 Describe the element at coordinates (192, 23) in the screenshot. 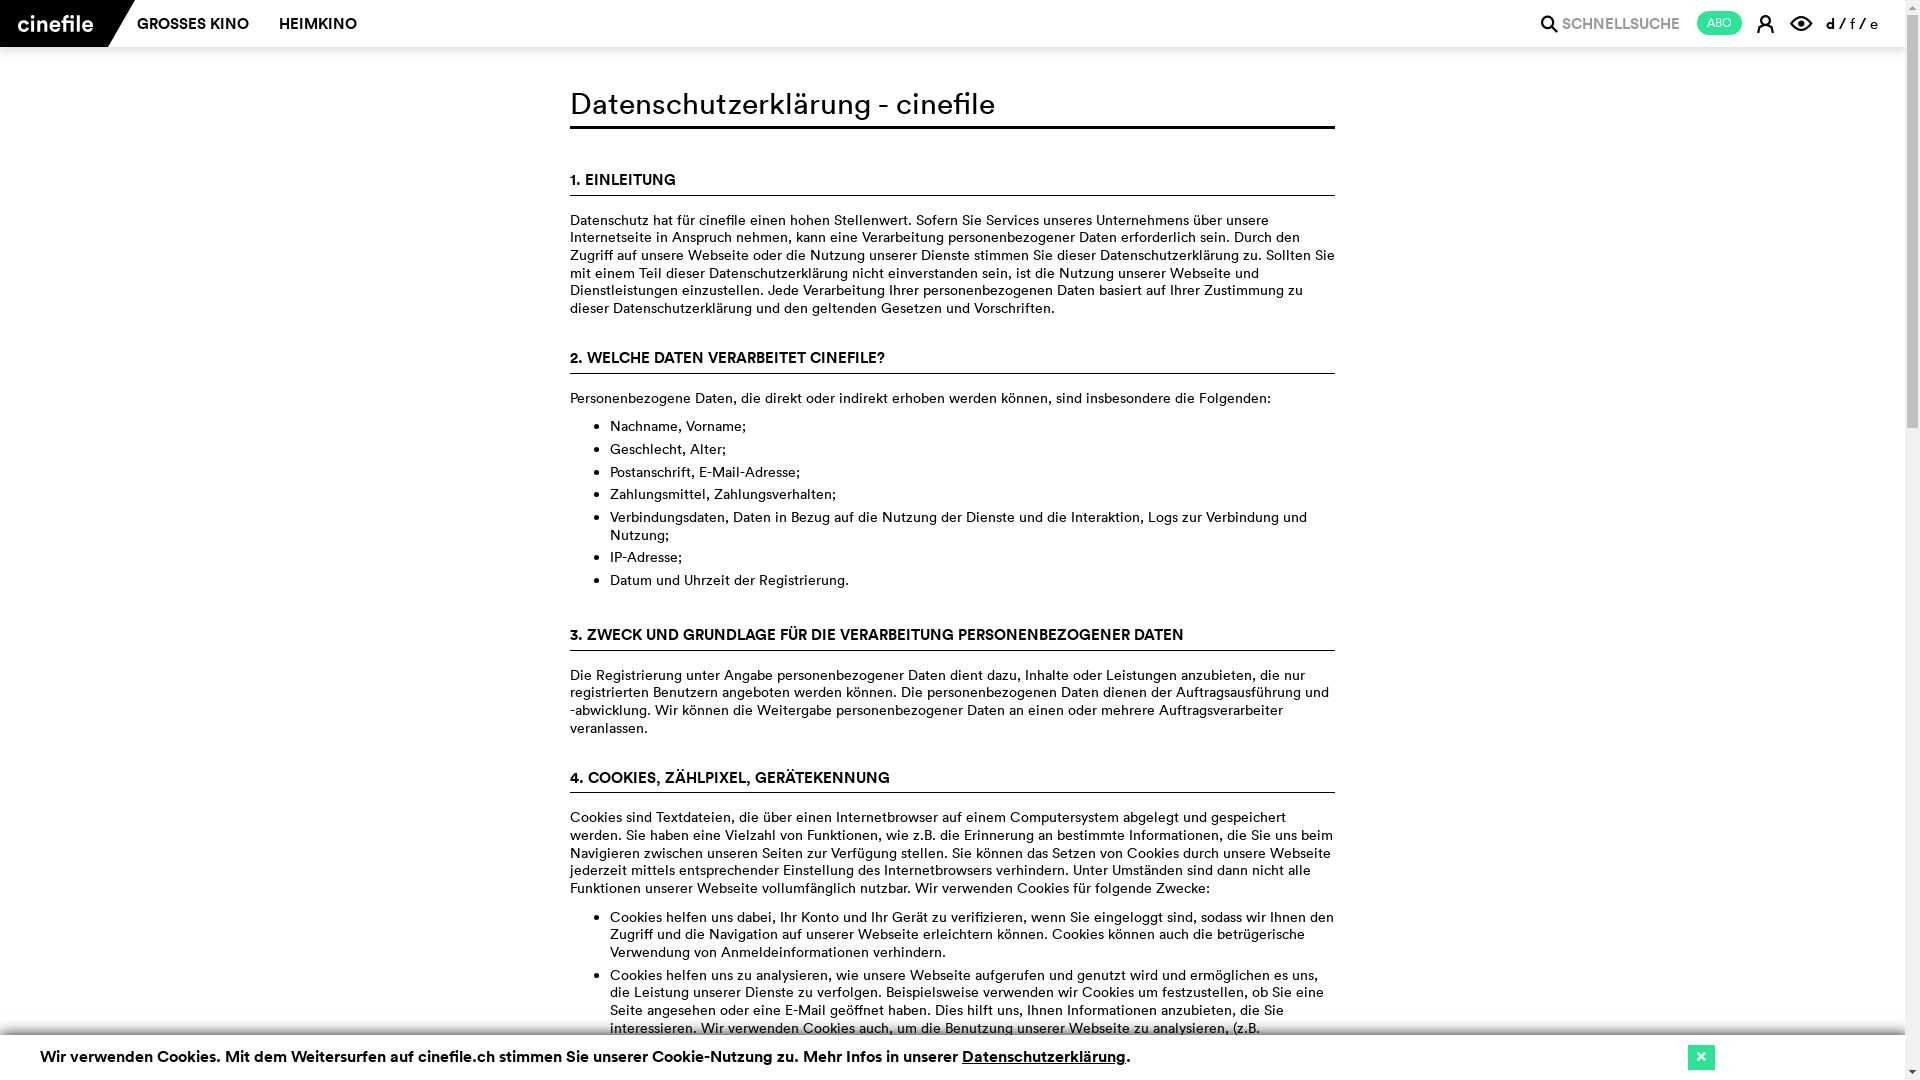

I see `'GROSSES KINO'` at that location.